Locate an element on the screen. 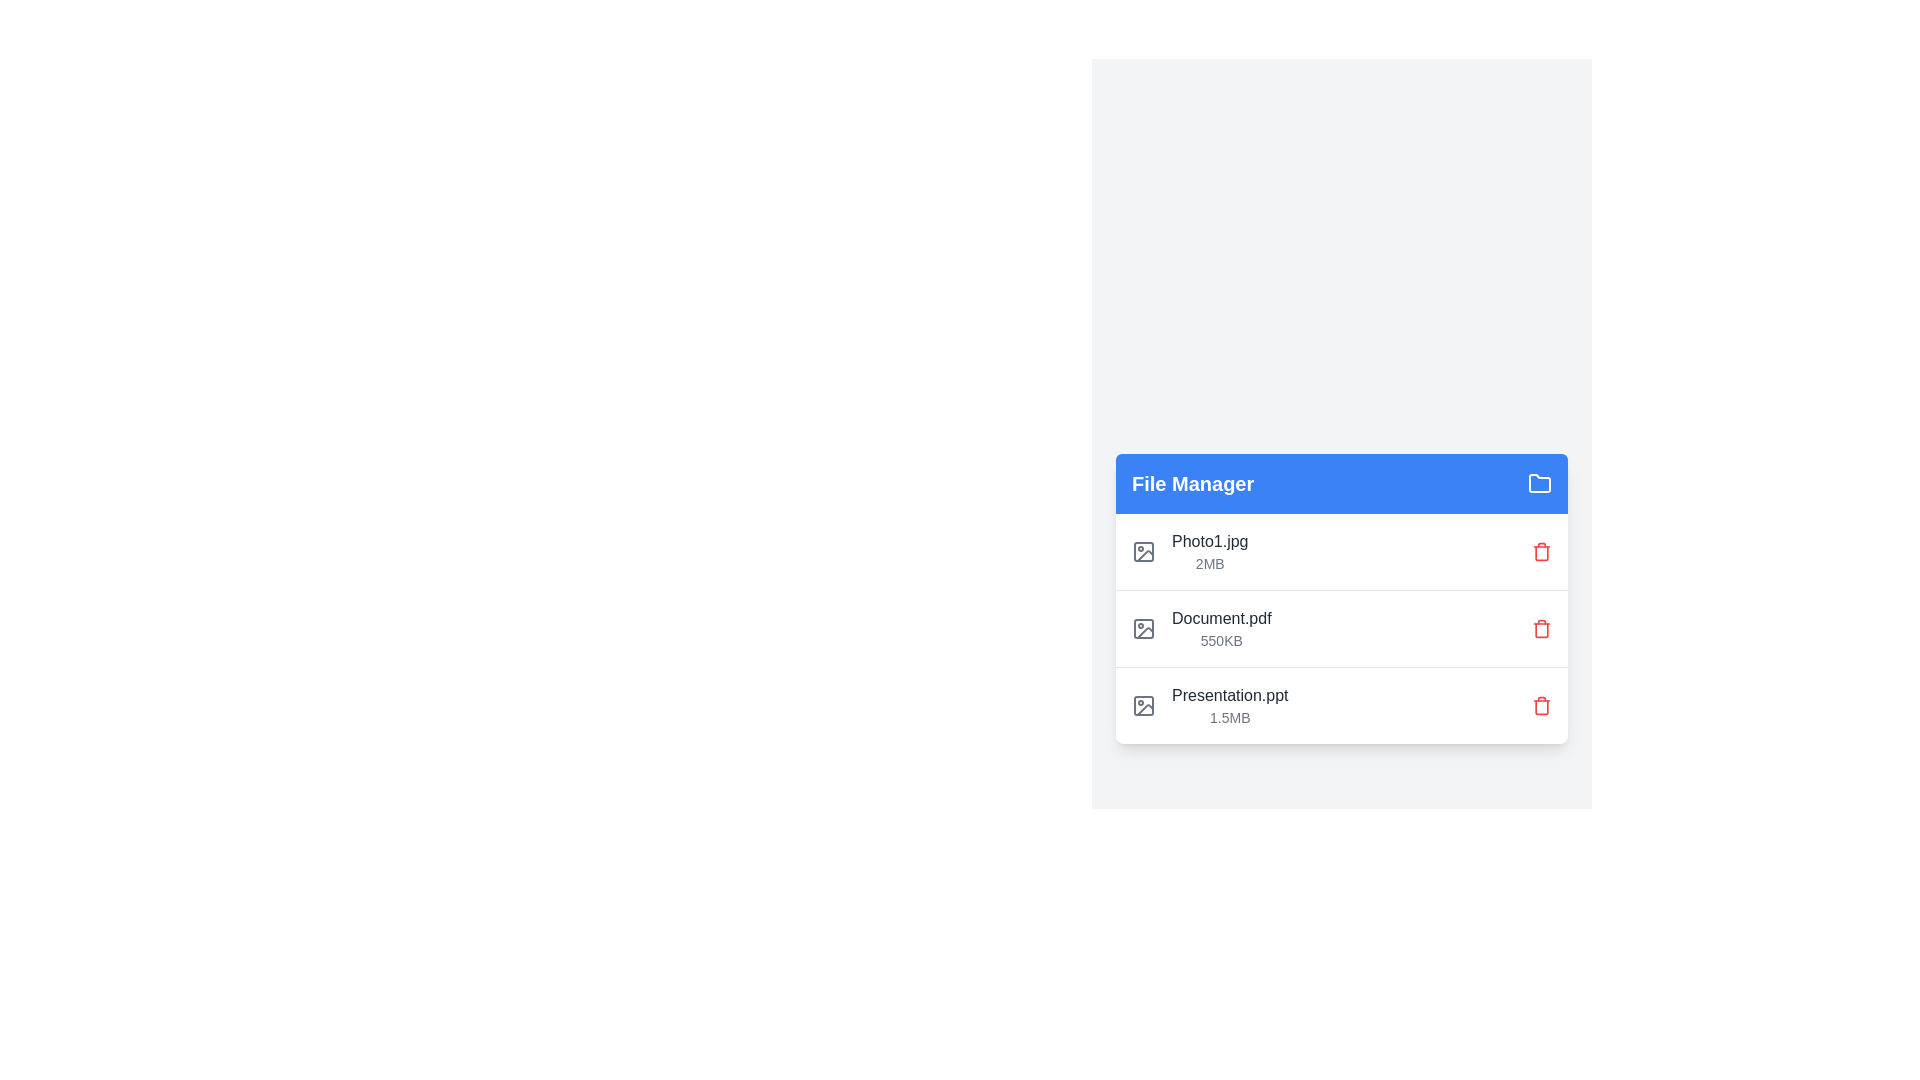 The image size is (1920, 1080). the red trash icon button located at the far-right of the row displaying information about the file 'Presentation.ppt 1.5MB' in the third row of the file manager is located at coordinates (1540, 704).